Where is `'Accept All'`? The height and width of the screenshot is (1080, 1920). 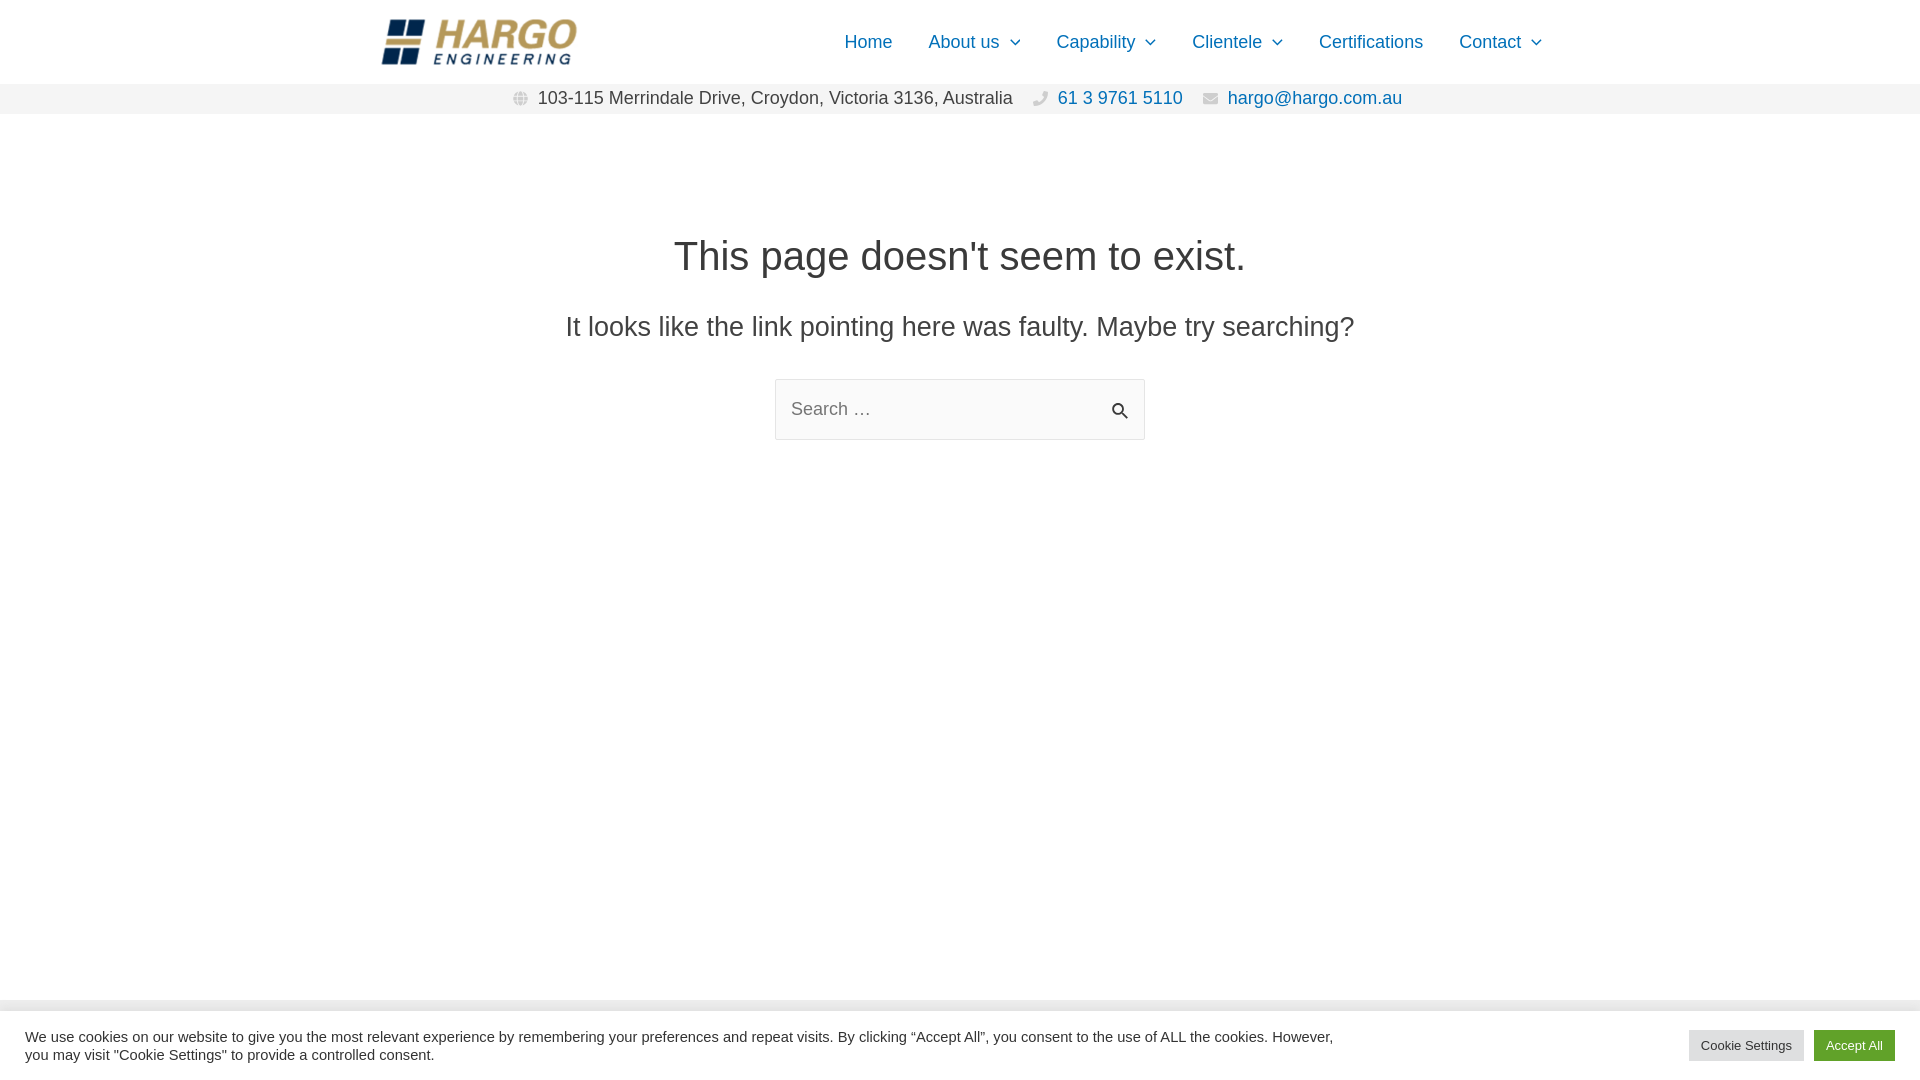
'Accept All' is located at coordinates (1814, 1044).